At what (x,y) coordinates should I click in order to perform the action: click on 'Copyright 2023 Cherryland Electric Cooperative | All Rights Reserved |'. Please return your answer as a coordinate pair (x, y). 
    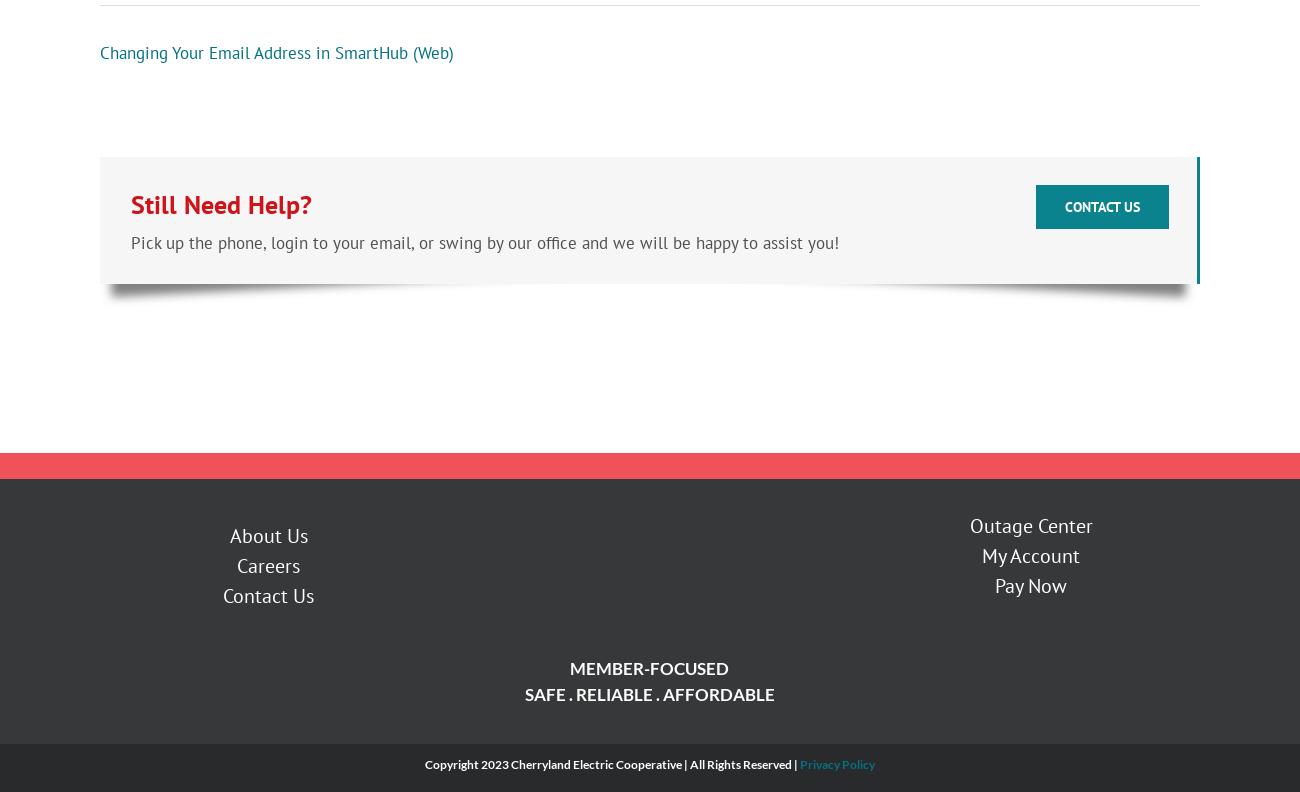
    Looking at the image, I should click on (612, 767).